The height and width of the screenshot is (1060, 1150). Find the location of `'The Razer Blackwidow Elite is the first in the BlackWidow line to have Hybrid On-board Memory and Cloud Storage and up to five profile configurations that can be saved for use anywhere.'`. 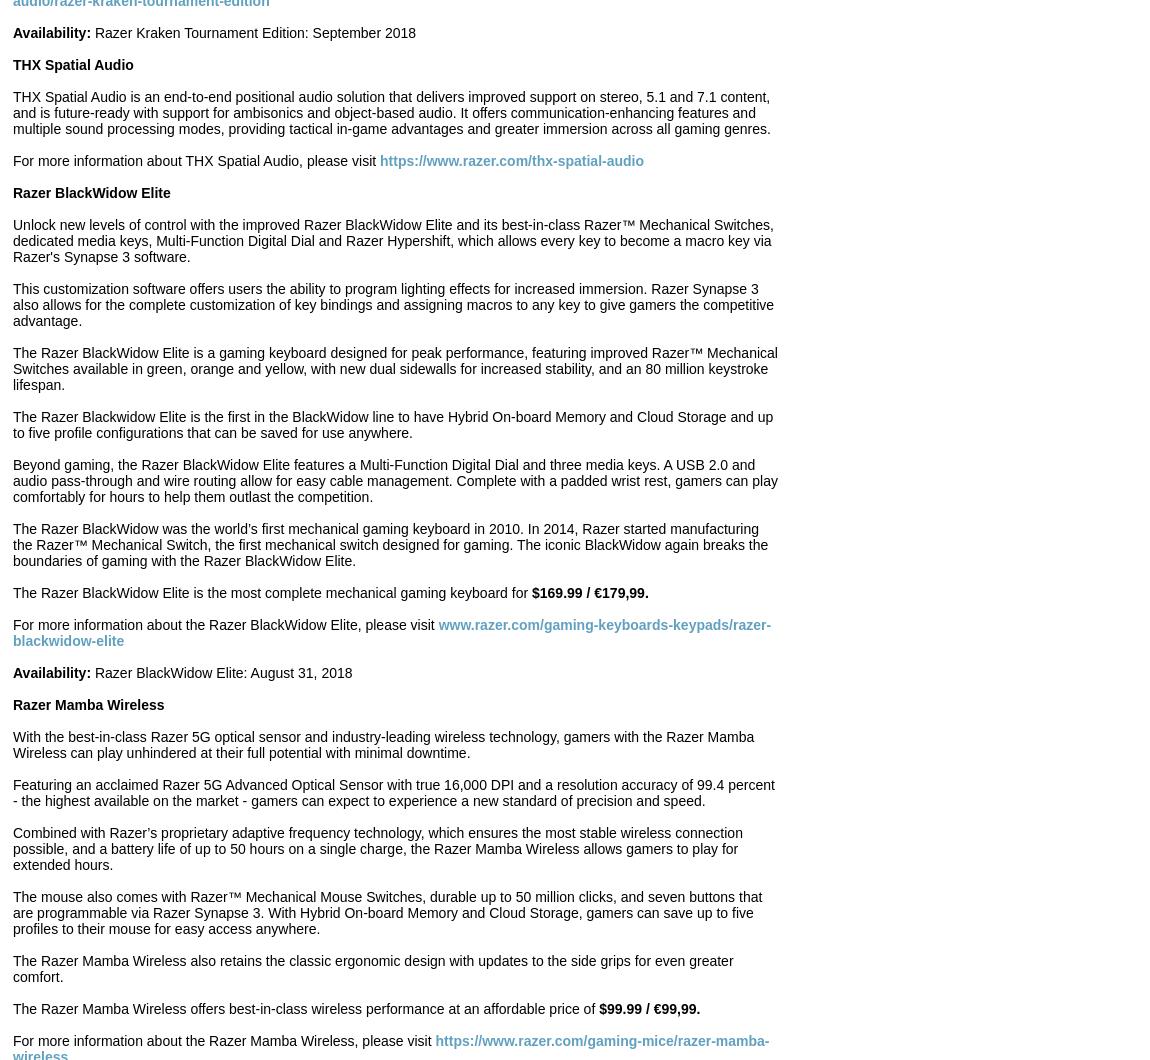

'The Razer Blackwidow Elite is the first in the BlackWidow line to have Hybrid On-board Memory and Cloud Storage and up to five profile configurations that can be saved for use anywhere.' is located at coordinates (392, 423).